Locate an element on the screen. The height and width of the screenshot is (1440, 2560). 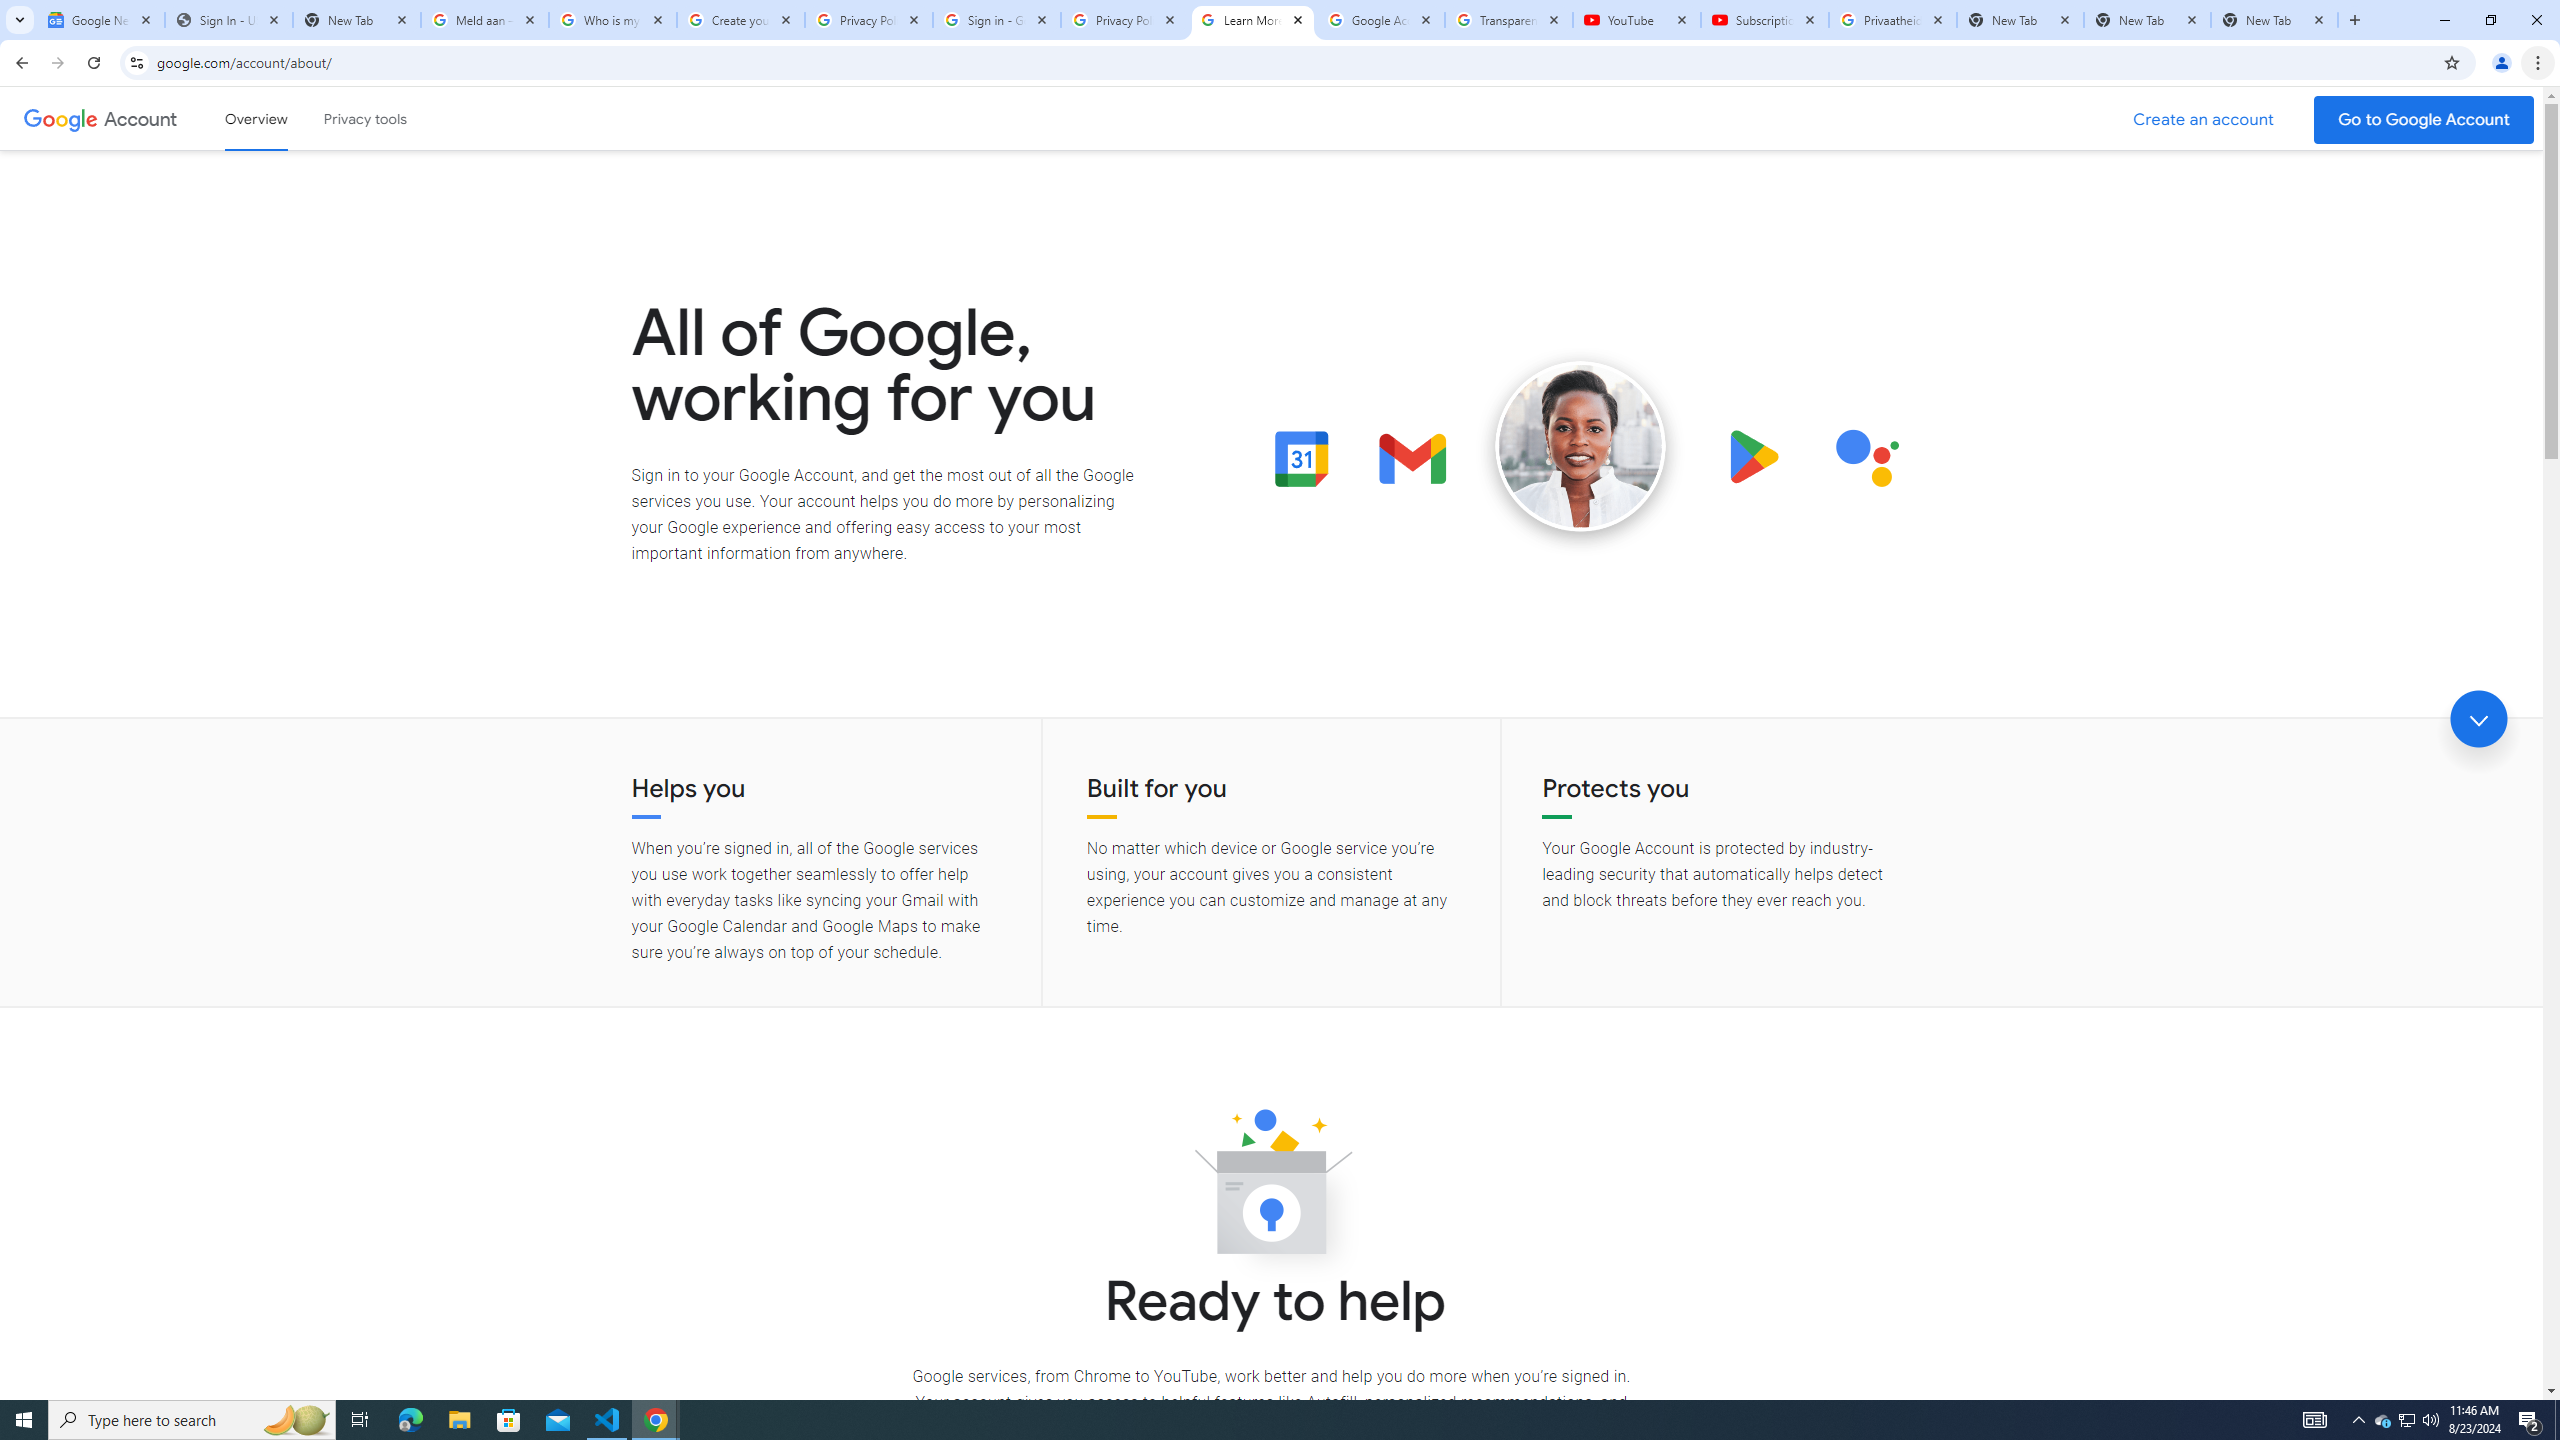
'YouTube' is located at coordinates (1636, 19).